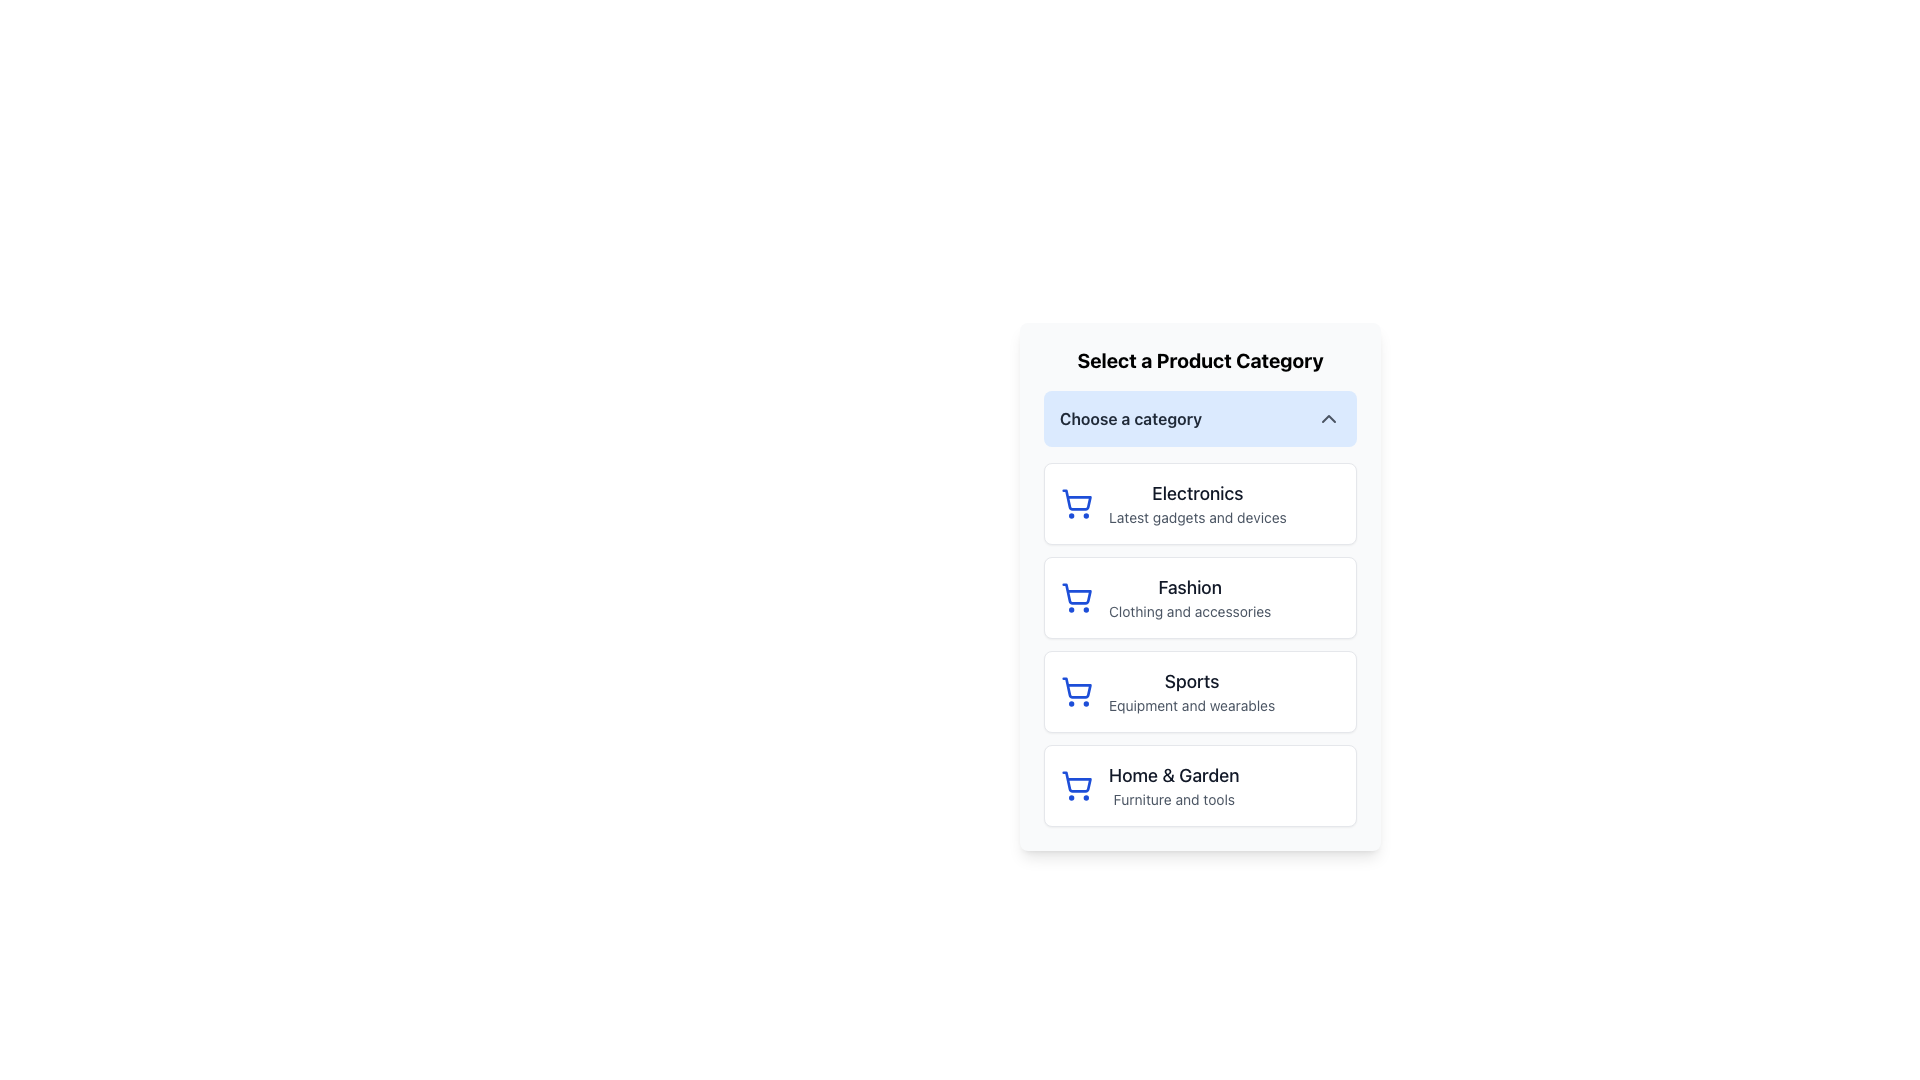 The image size is (1920, 1080). I want to click on descriptive text label for the 'Sports' category, positioned below the main heading 'Sports' and aligned to the left margin, so click(1192, 704).